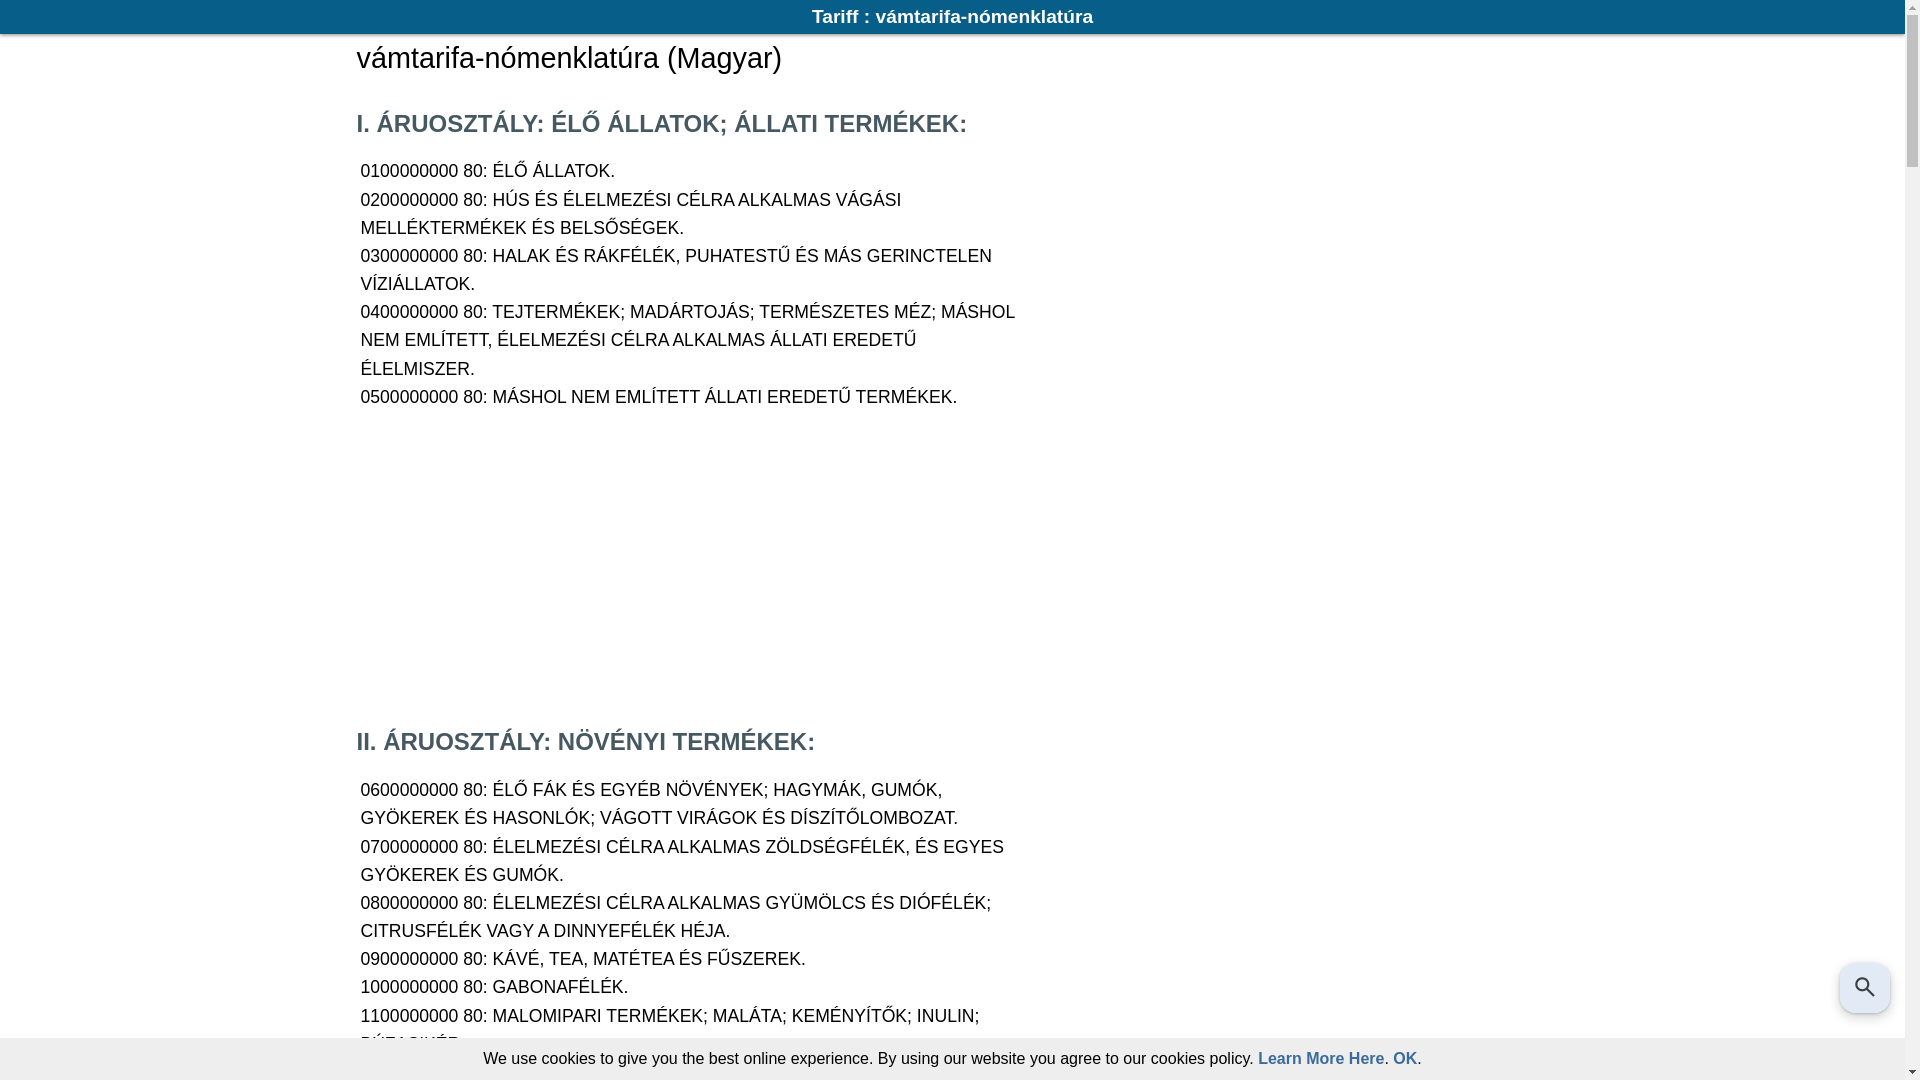  I want to click on 'Learn More Here', so click(1320, 1057).